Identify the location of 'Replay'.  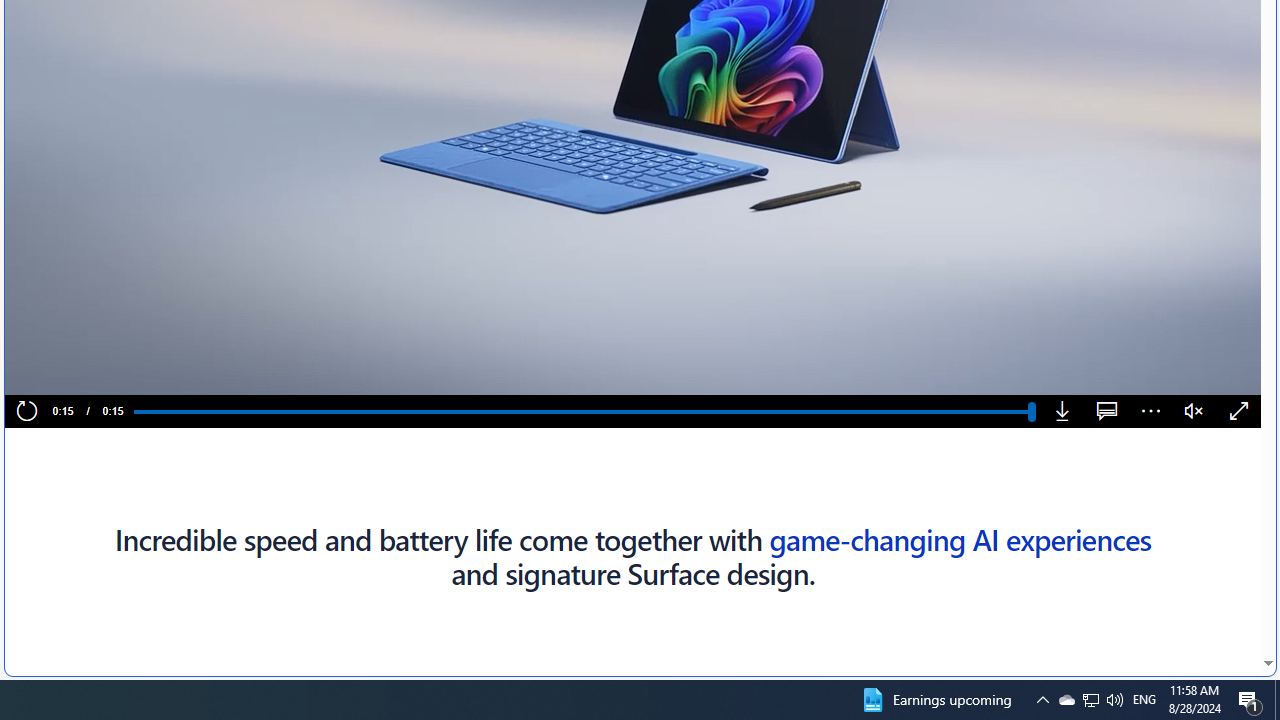
(26, 411).